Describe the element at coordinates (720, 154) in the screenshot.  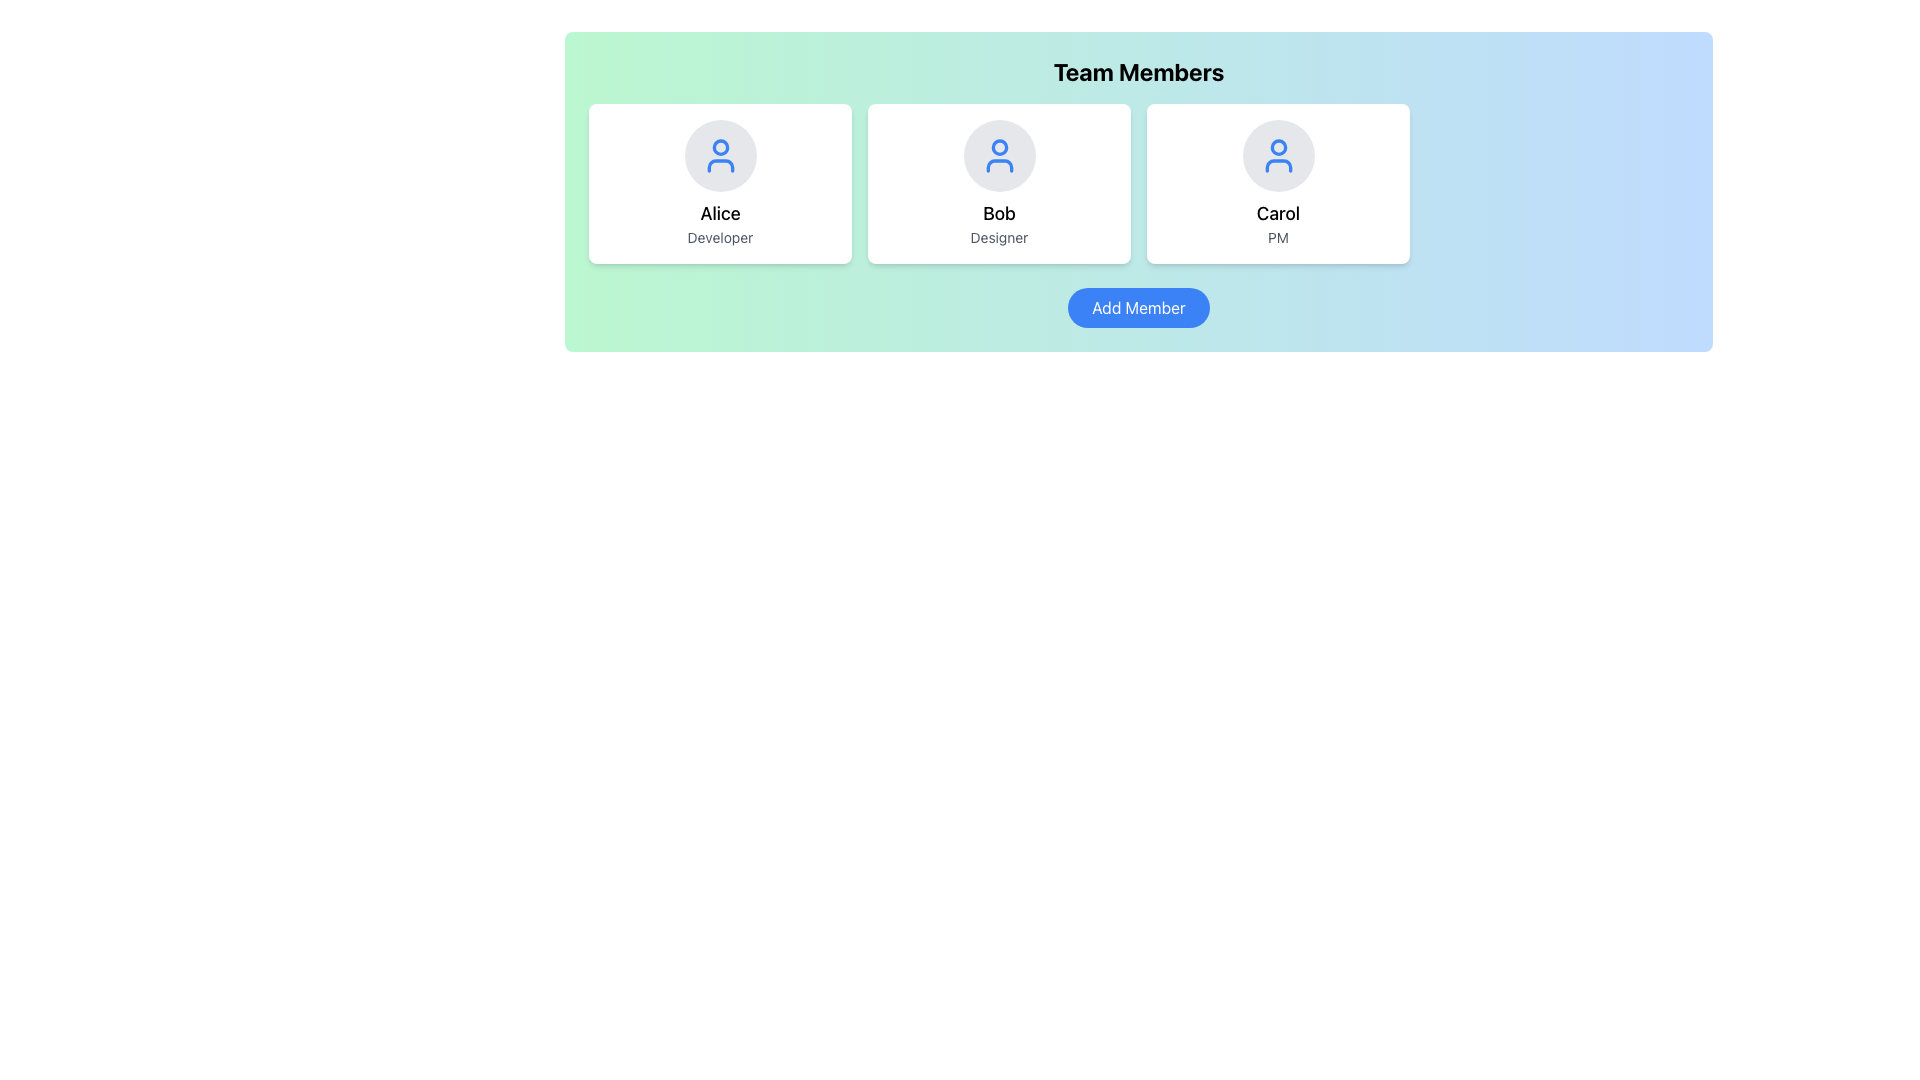
I see `the user icon depicted as a head and shoulders silhouette in blue color, located within the card labeled 'Alice' under the 'Team Members' header` at that location.